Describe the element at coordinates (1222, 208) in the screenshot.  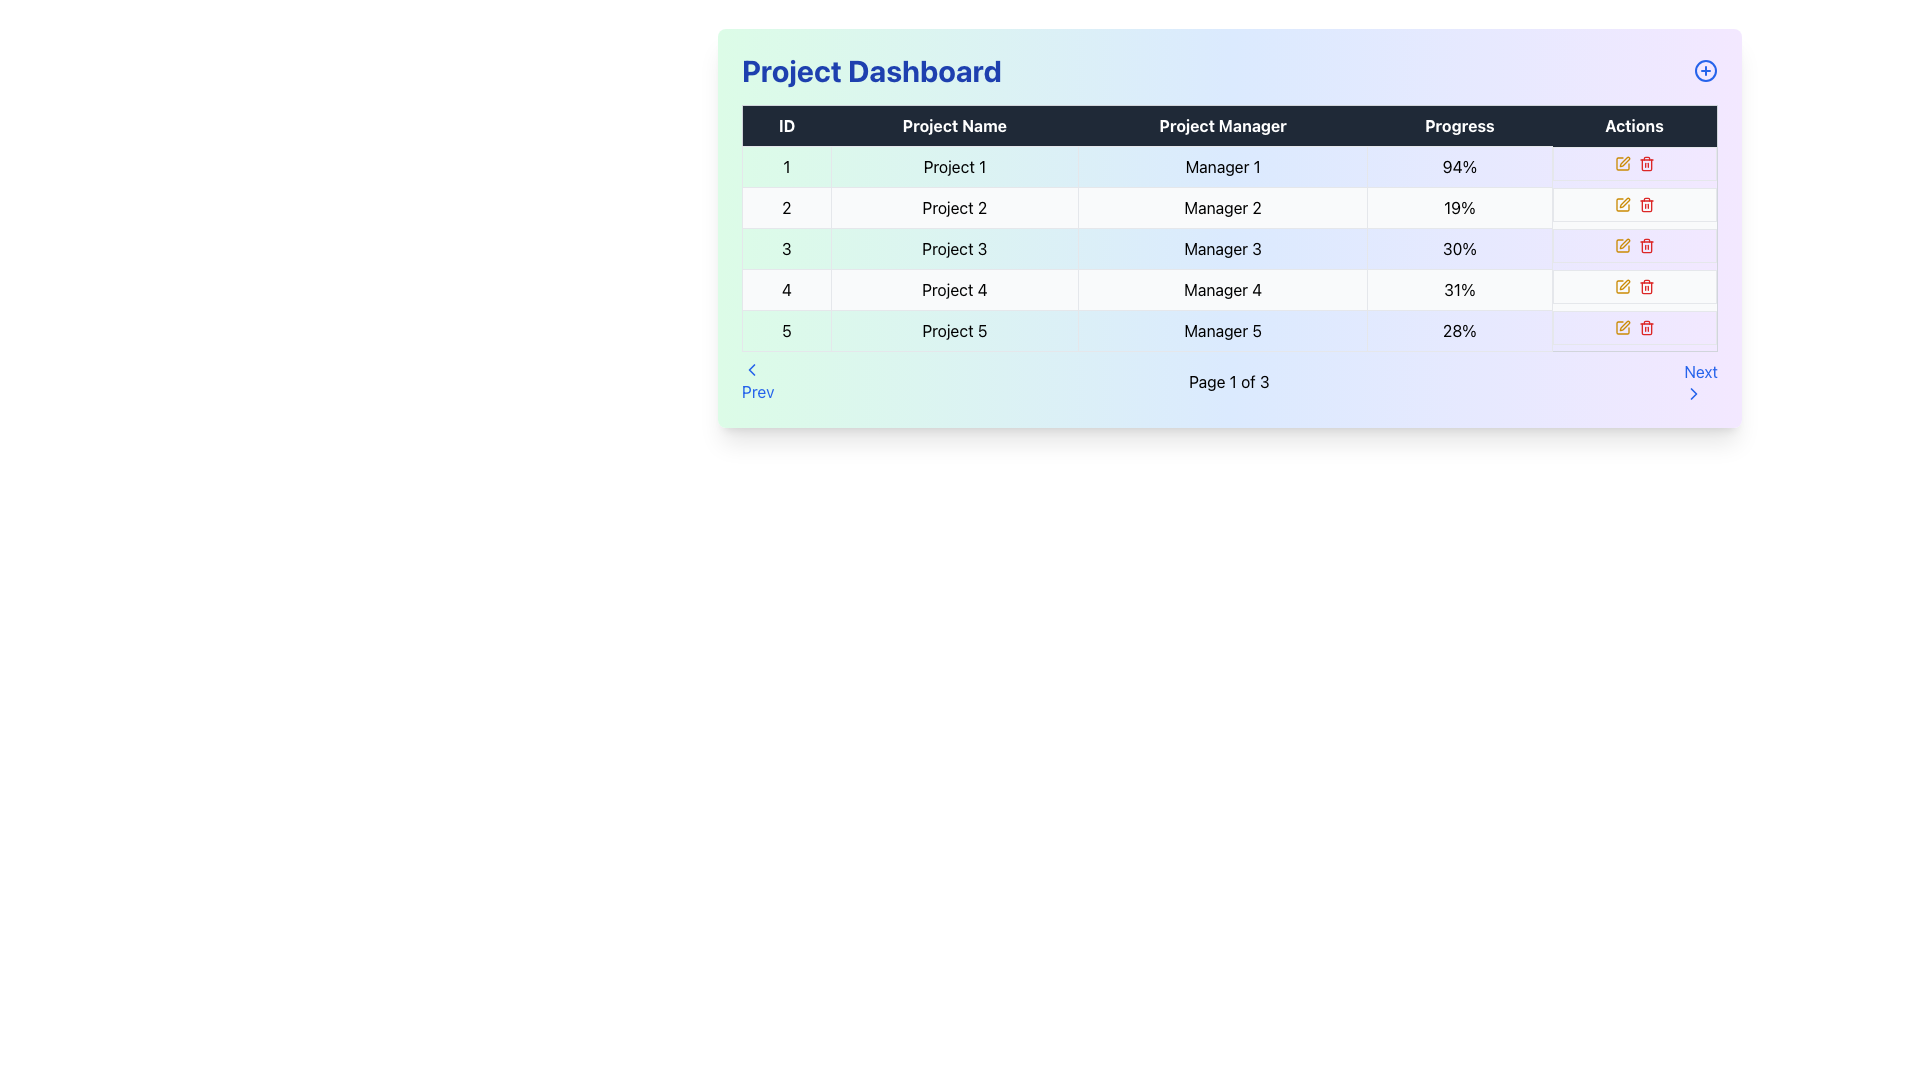
I see `the text label displaying 'Manager 2' located in the third column of the second row under the header 'Project Manager'` at that location.